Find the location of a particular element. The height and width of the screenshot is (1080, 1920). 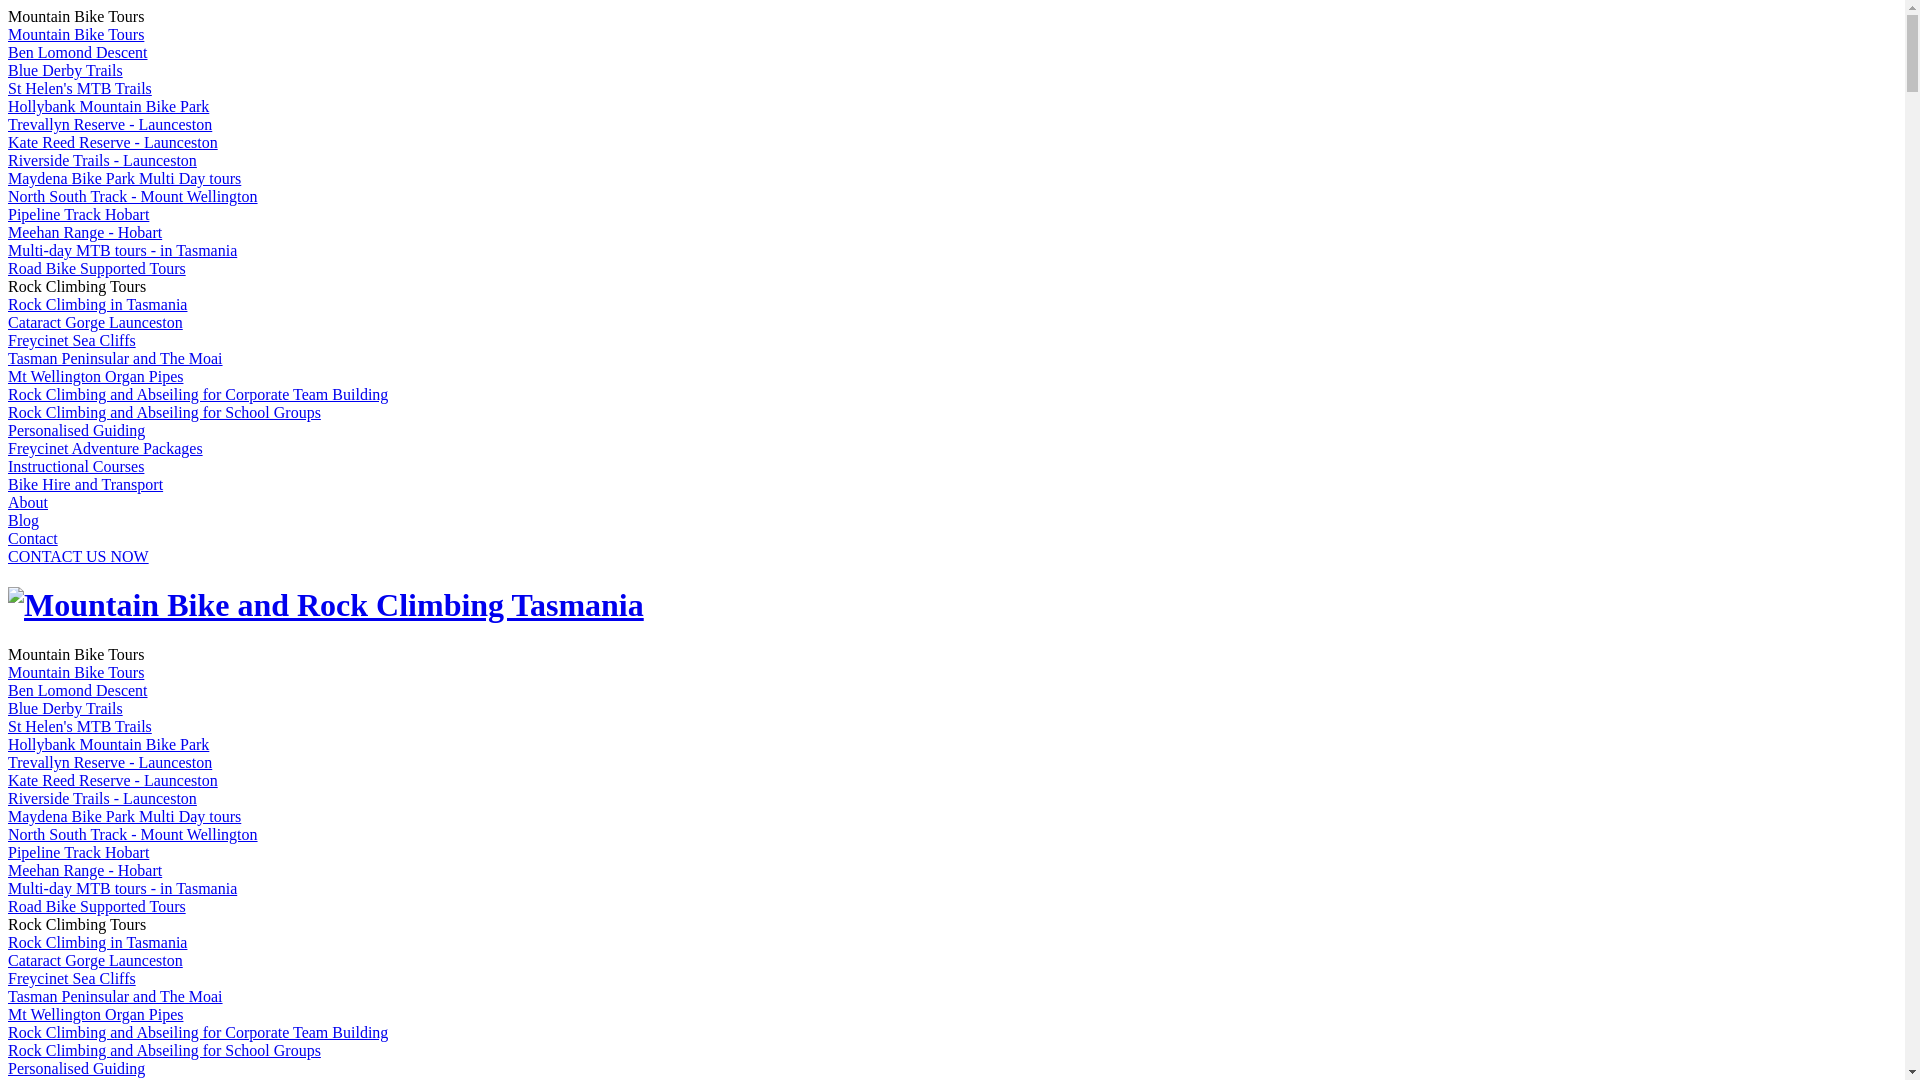

'Rock Climbing and Abseiling for School Groups' is located at coordinates (164, 1049).